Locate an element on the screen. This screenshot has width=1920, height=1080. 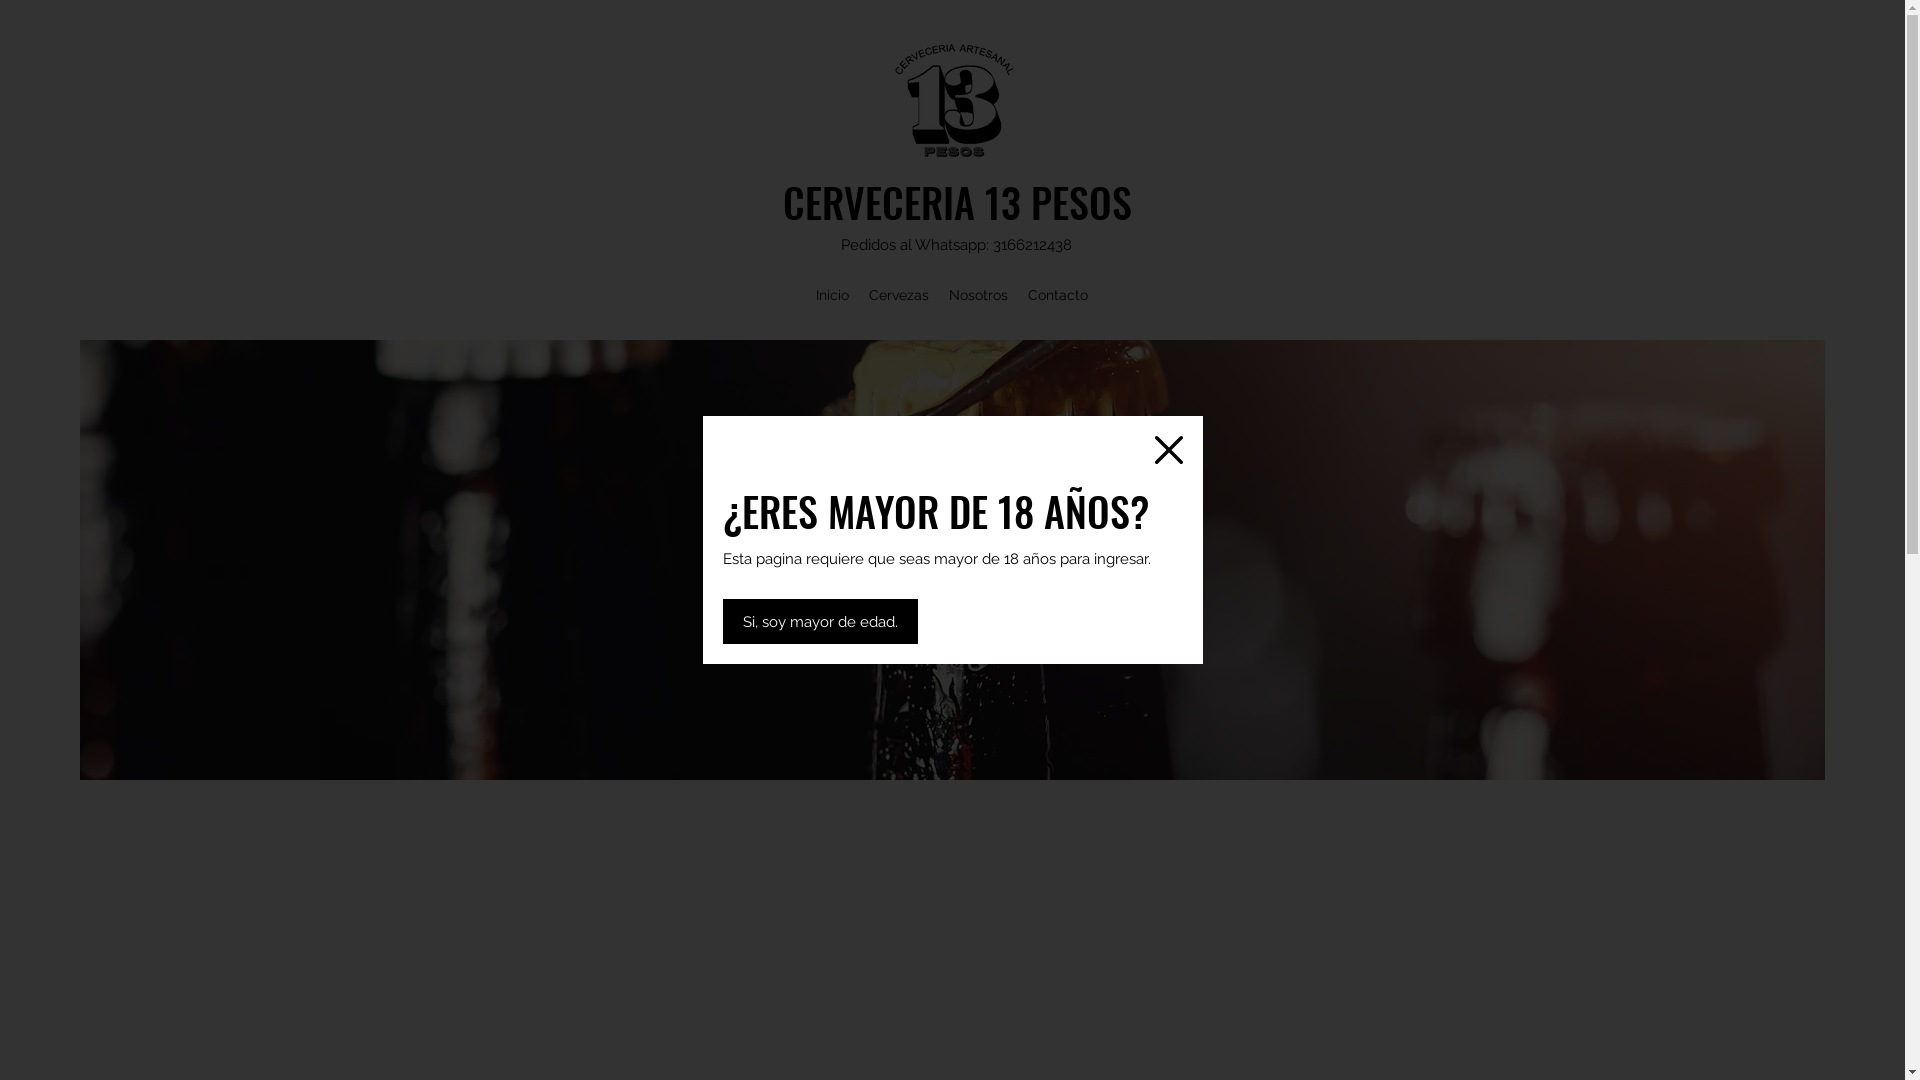
'Contacto' is located at coordinates (1056, 294).